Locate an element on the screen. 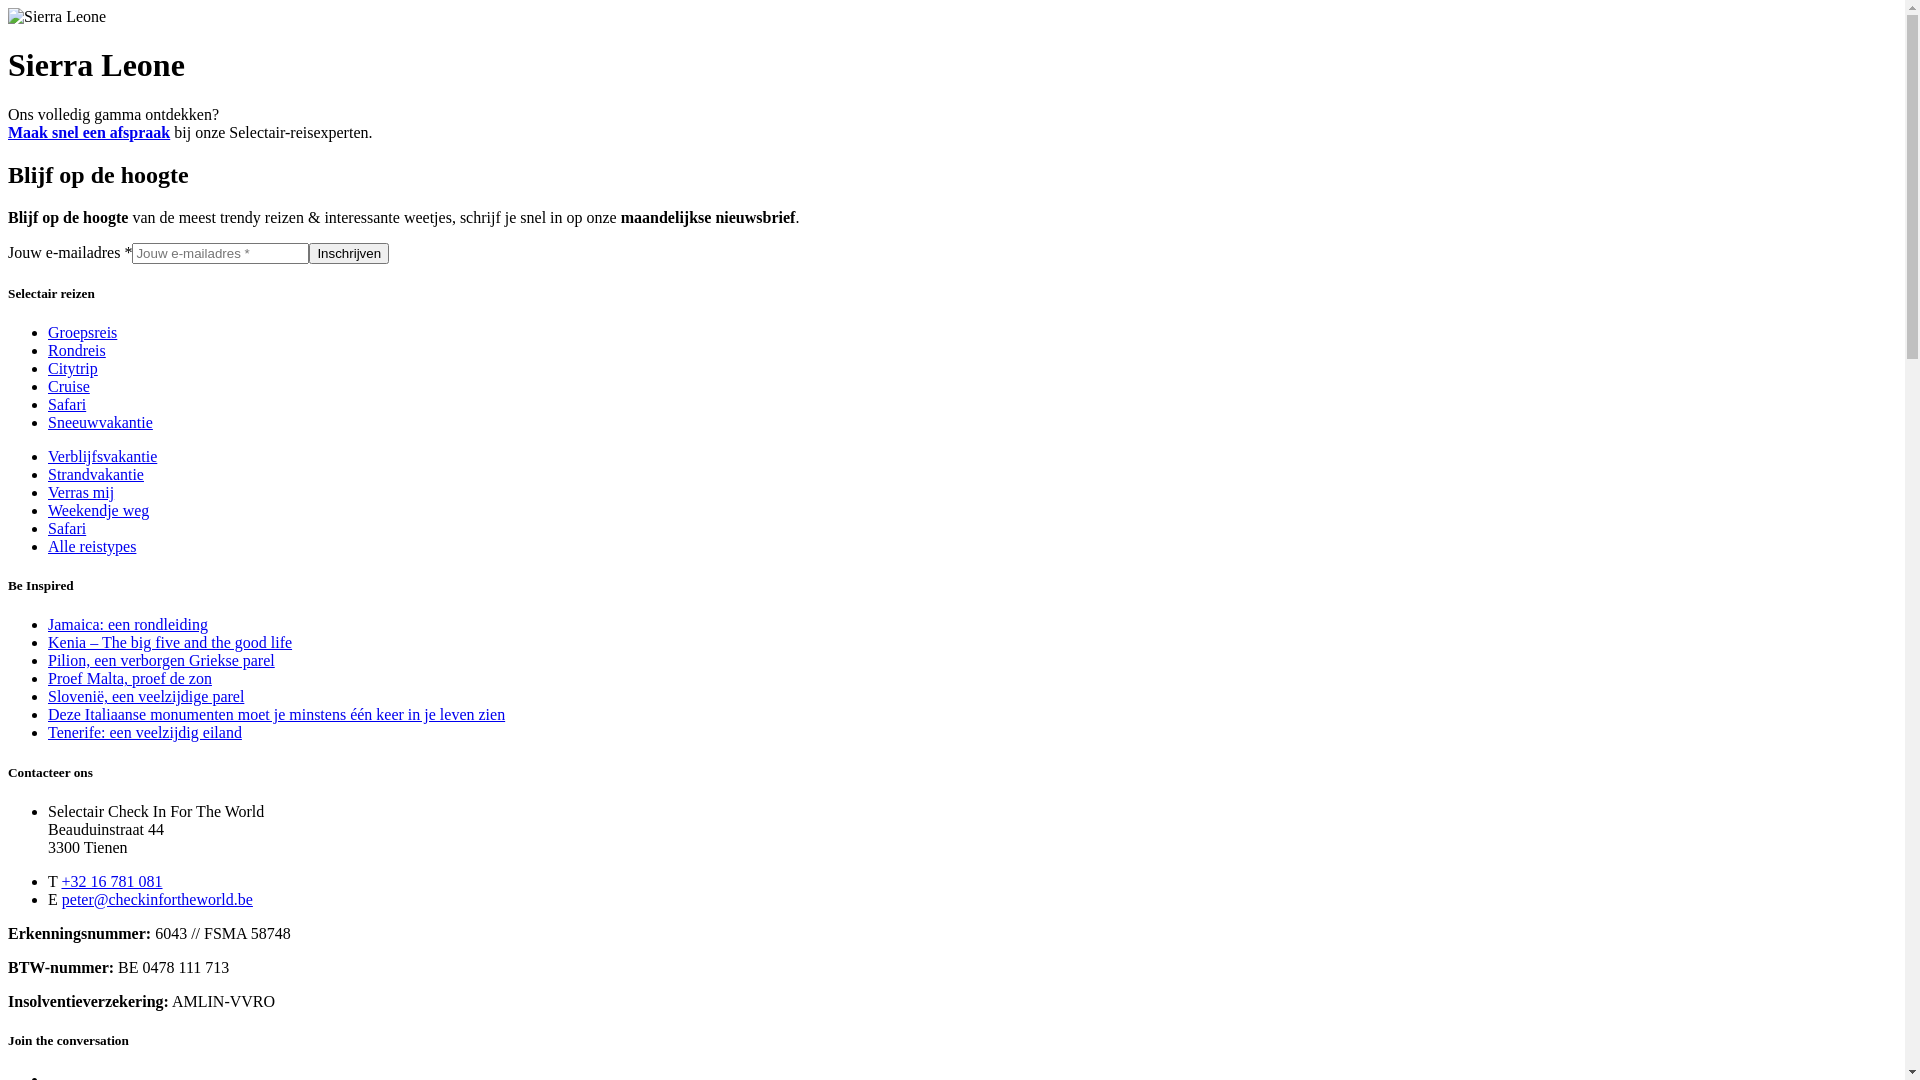 This screenshot has width=1920, height=1080. 'Verras mij' is located at coordinates (80, 492).